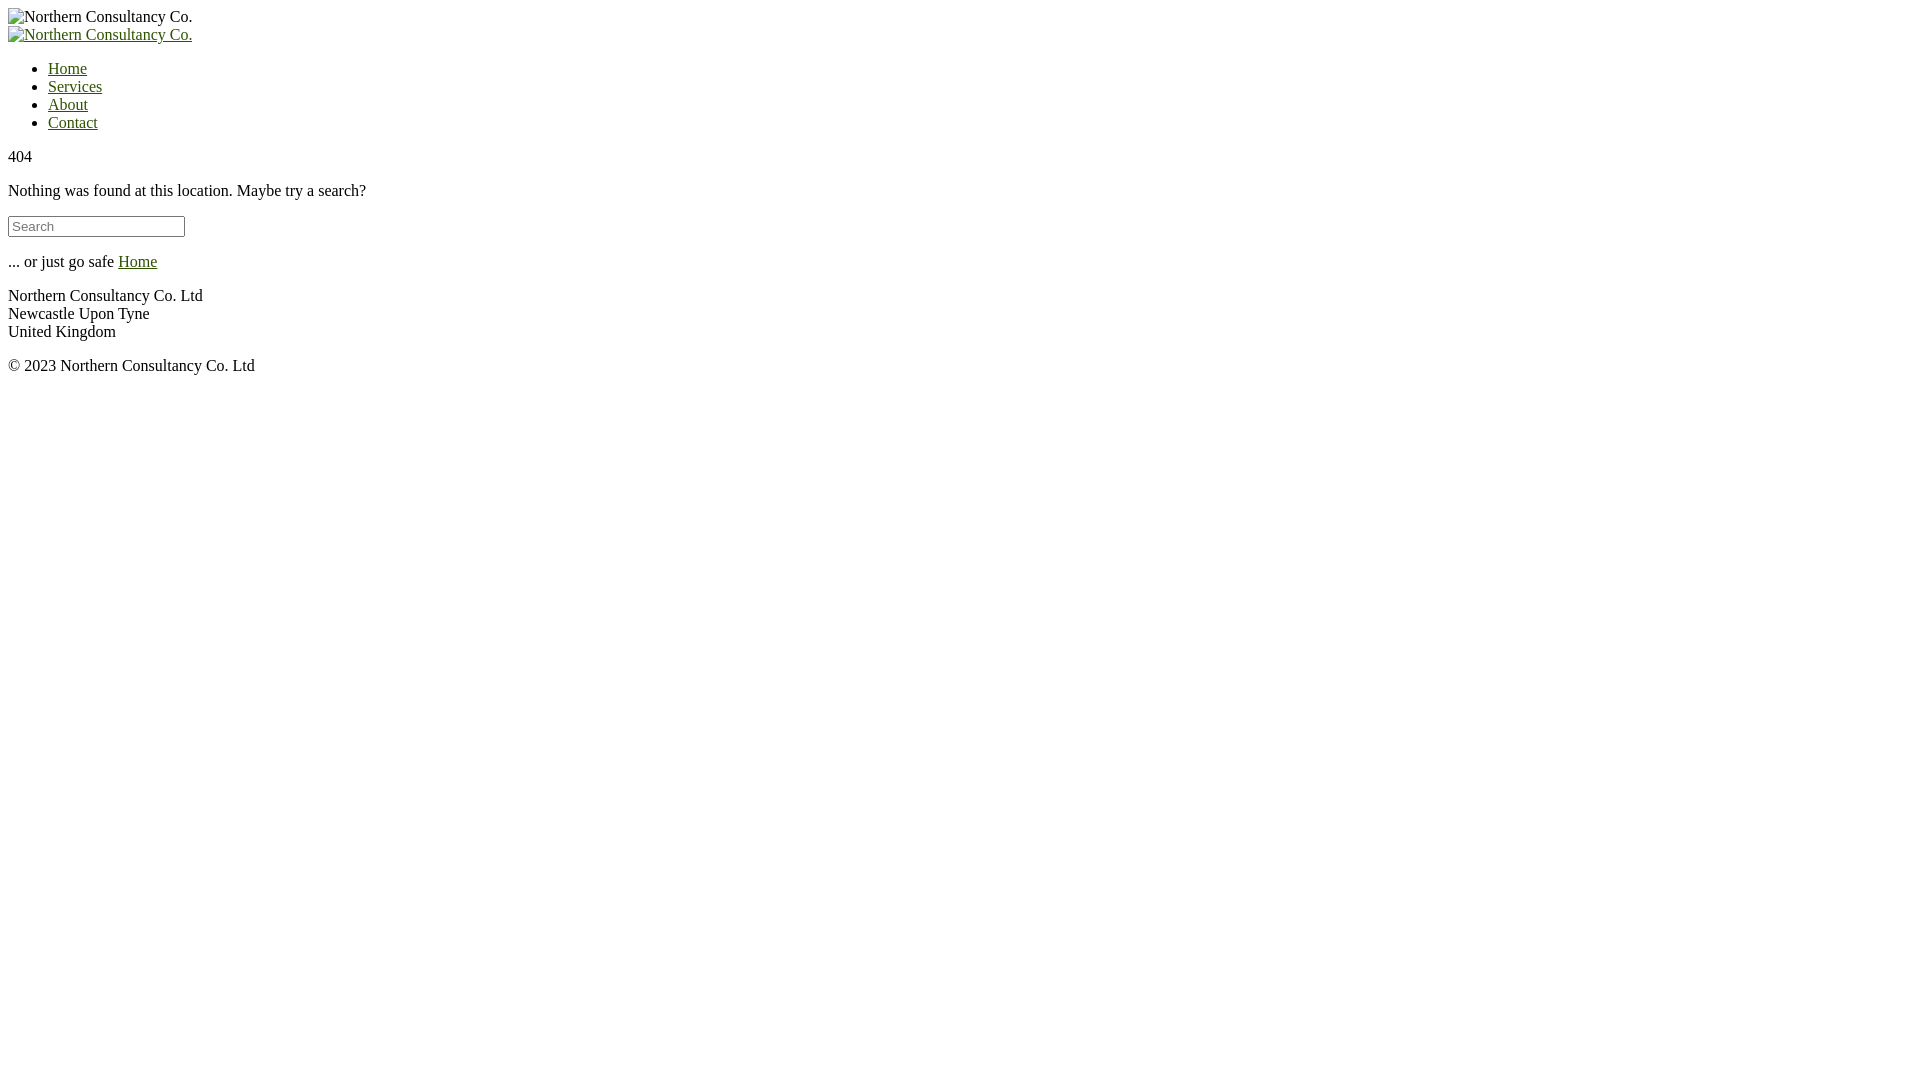  Describe the element at coordinates (117, 260) in the screenshot. I see `'Home'` at that location.